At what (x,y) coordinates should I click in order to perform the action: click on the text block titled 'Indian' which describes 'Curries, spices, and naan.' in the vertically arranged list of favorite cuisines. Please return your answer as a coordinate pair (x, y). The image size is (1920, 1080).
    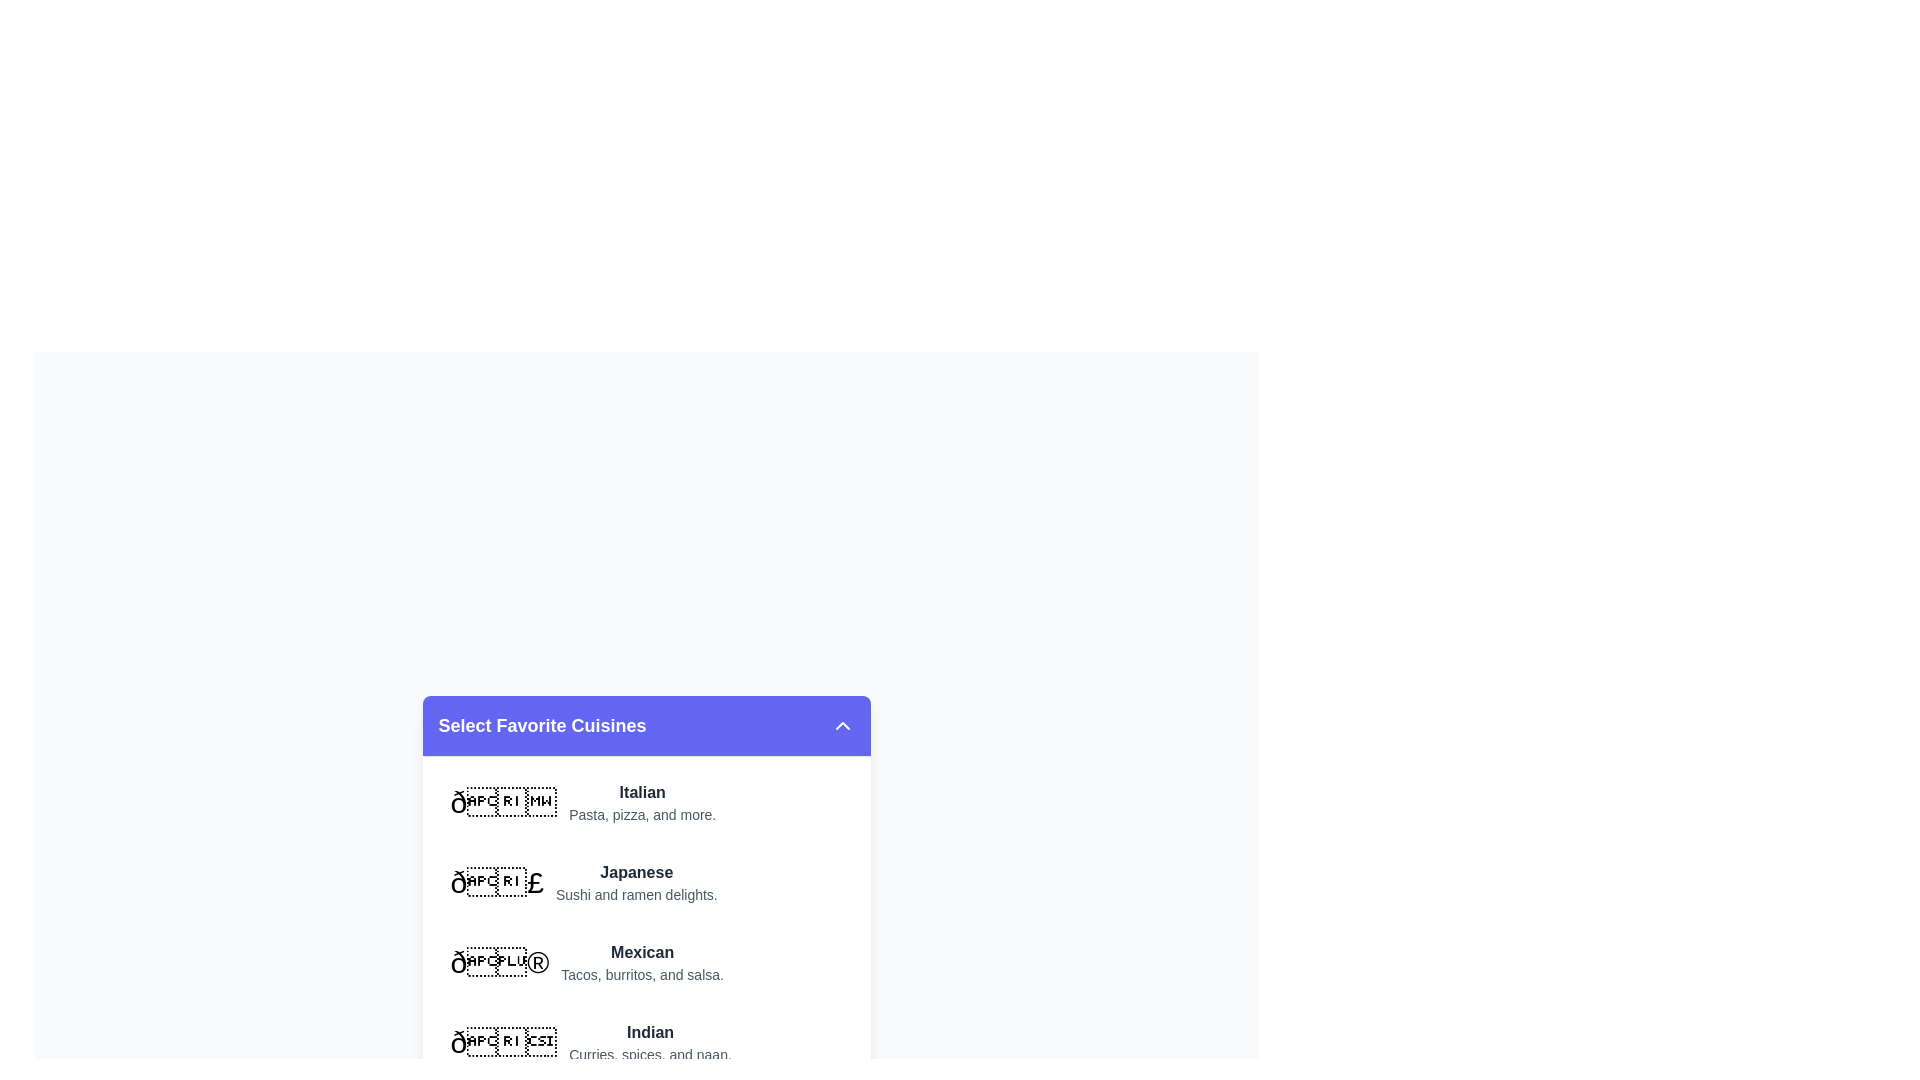
    Looking at the image, I should click on (650, 1041).